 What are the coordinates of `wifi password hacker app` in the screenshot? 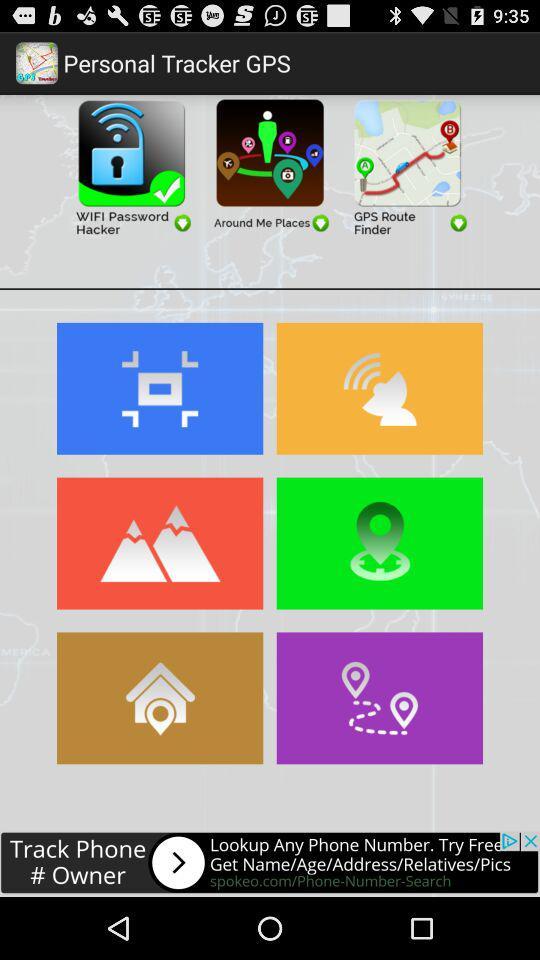 It's located at (131, 164).